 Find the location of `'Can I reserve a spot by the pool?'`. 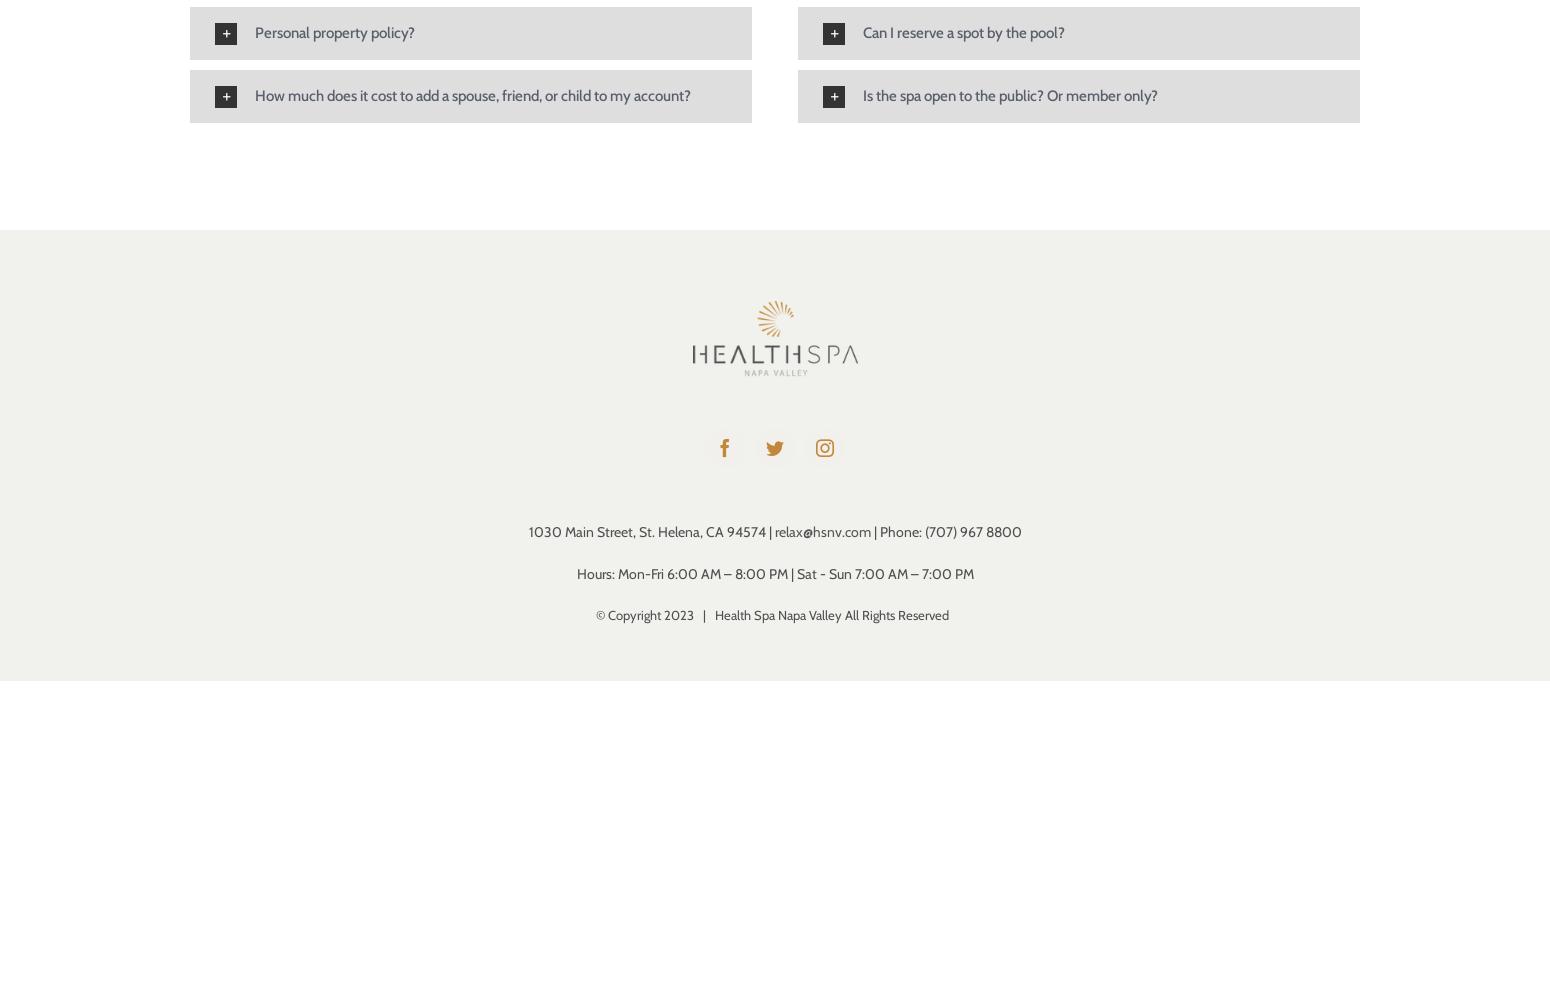

'Can I reserve a spot by the pool?' is located at coordinates (962, 32).